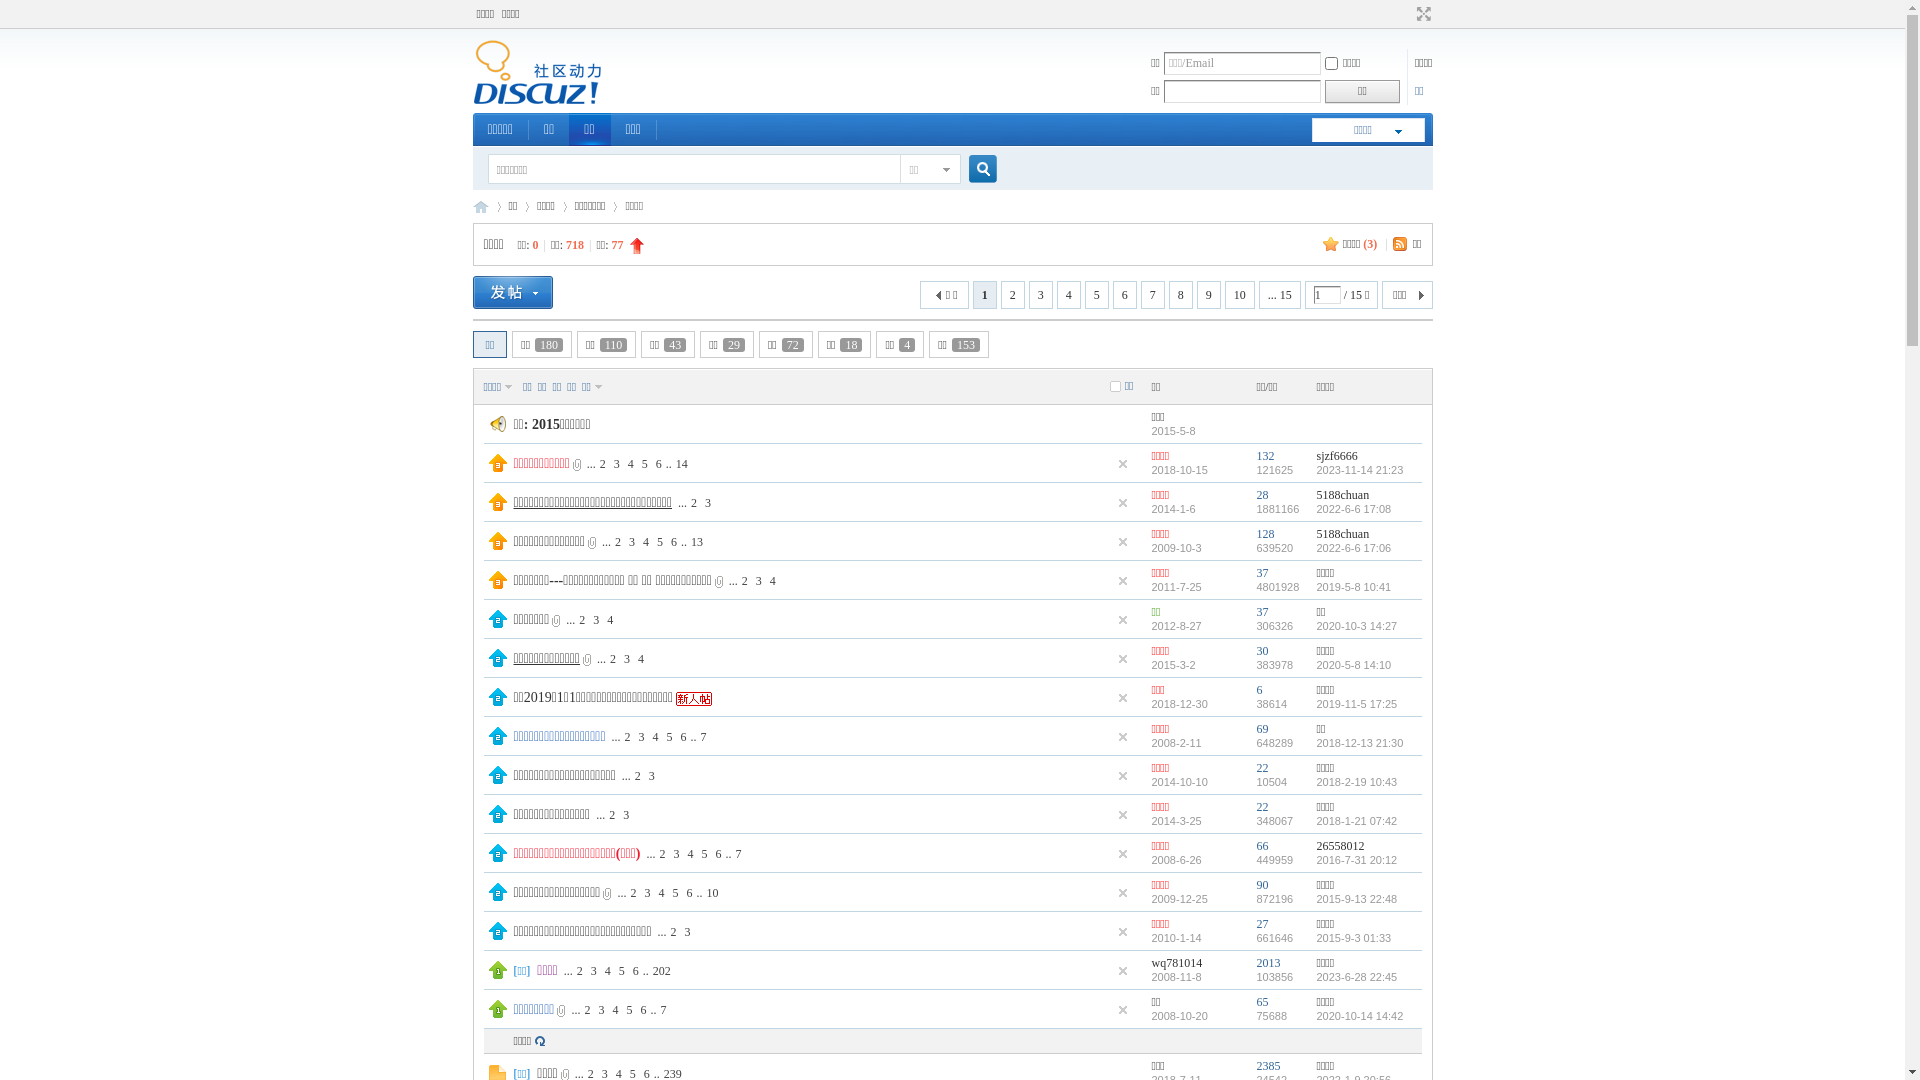  What do you see at coordinates (1177, 962) in the screenshot?
I see `'wq781014'` at bounding box center [1177, 962].